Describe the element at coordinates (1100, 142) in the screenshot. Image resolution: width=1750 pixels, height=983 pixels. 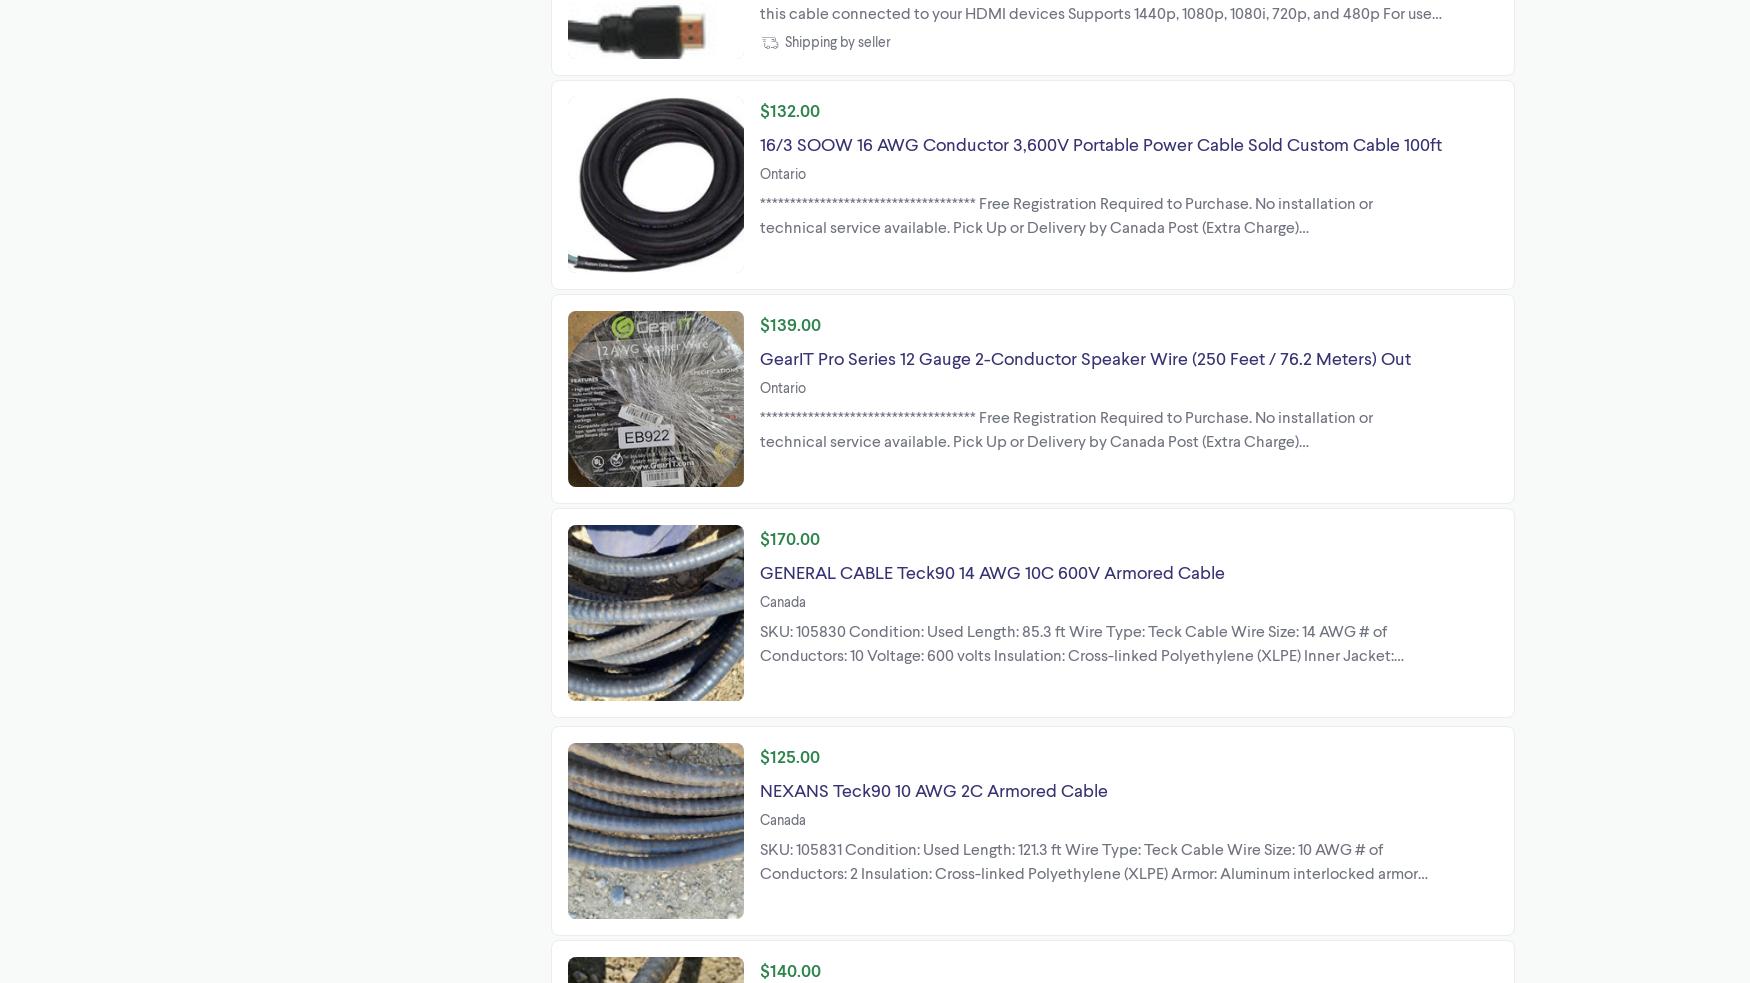
I see `'16/3 SOOW 16 AWG Conductor 3,600V Portable Power Cable Sold Custom Cable 100ft'` at that location.